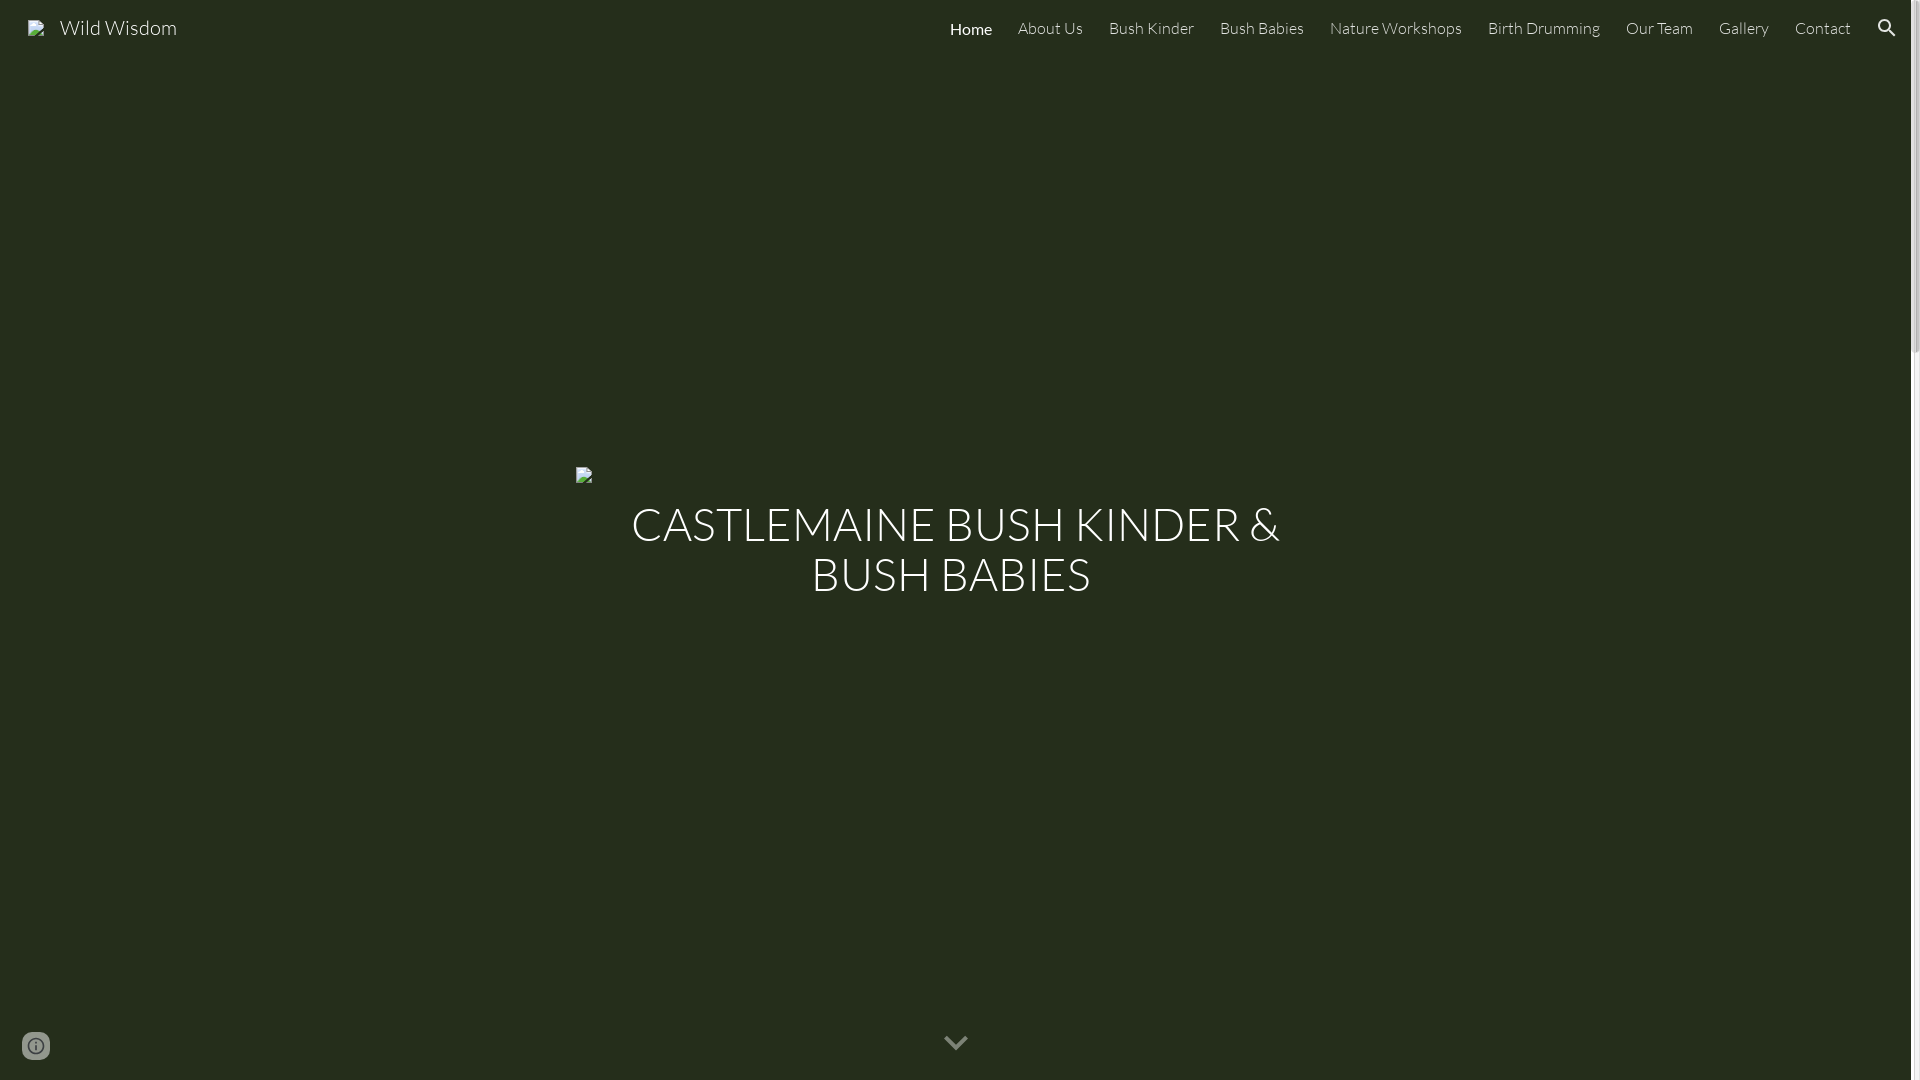 Image resolution: width=1920 pixels, height=1080 pixels. What do you see at coordinates (949, 27) in the screenshot?
I see `'Home'` at bounding box center [949, 27].